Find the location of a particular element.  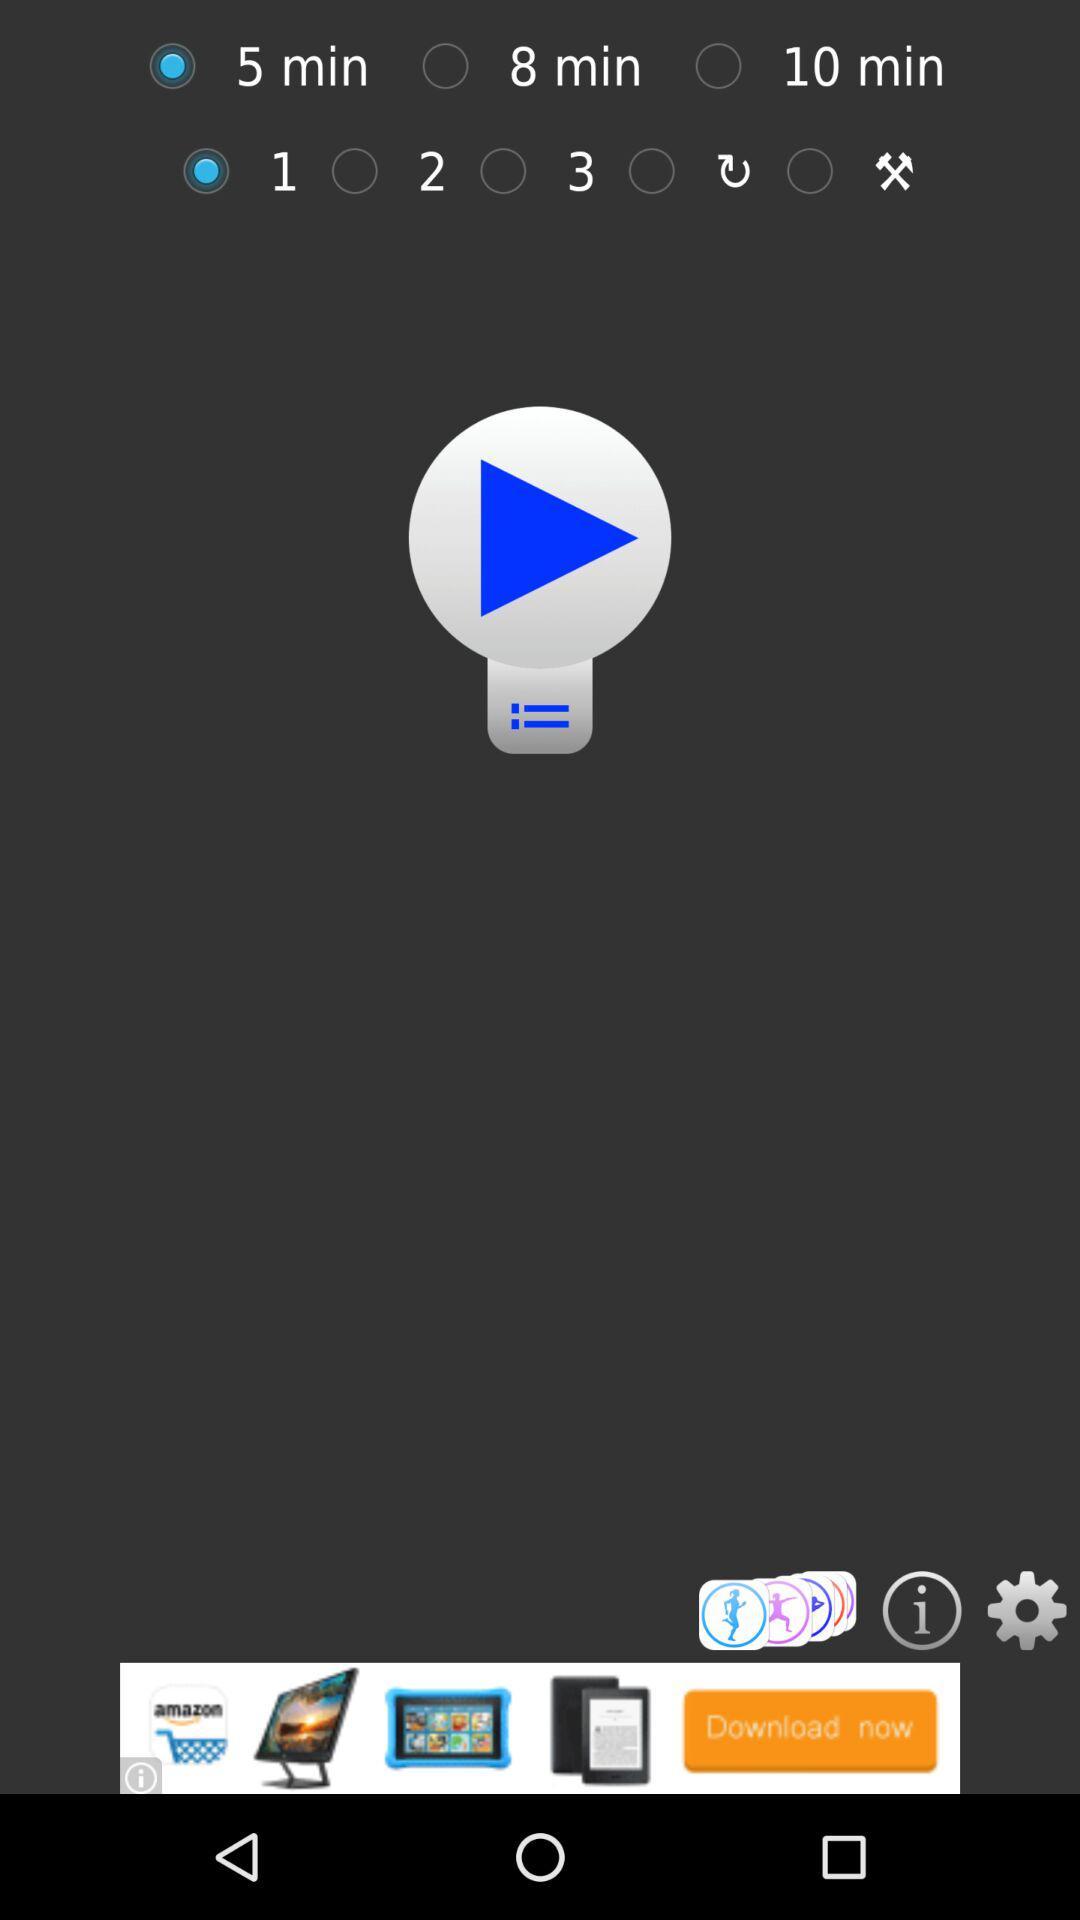

click how many you want is located at coordinates (216, 171).